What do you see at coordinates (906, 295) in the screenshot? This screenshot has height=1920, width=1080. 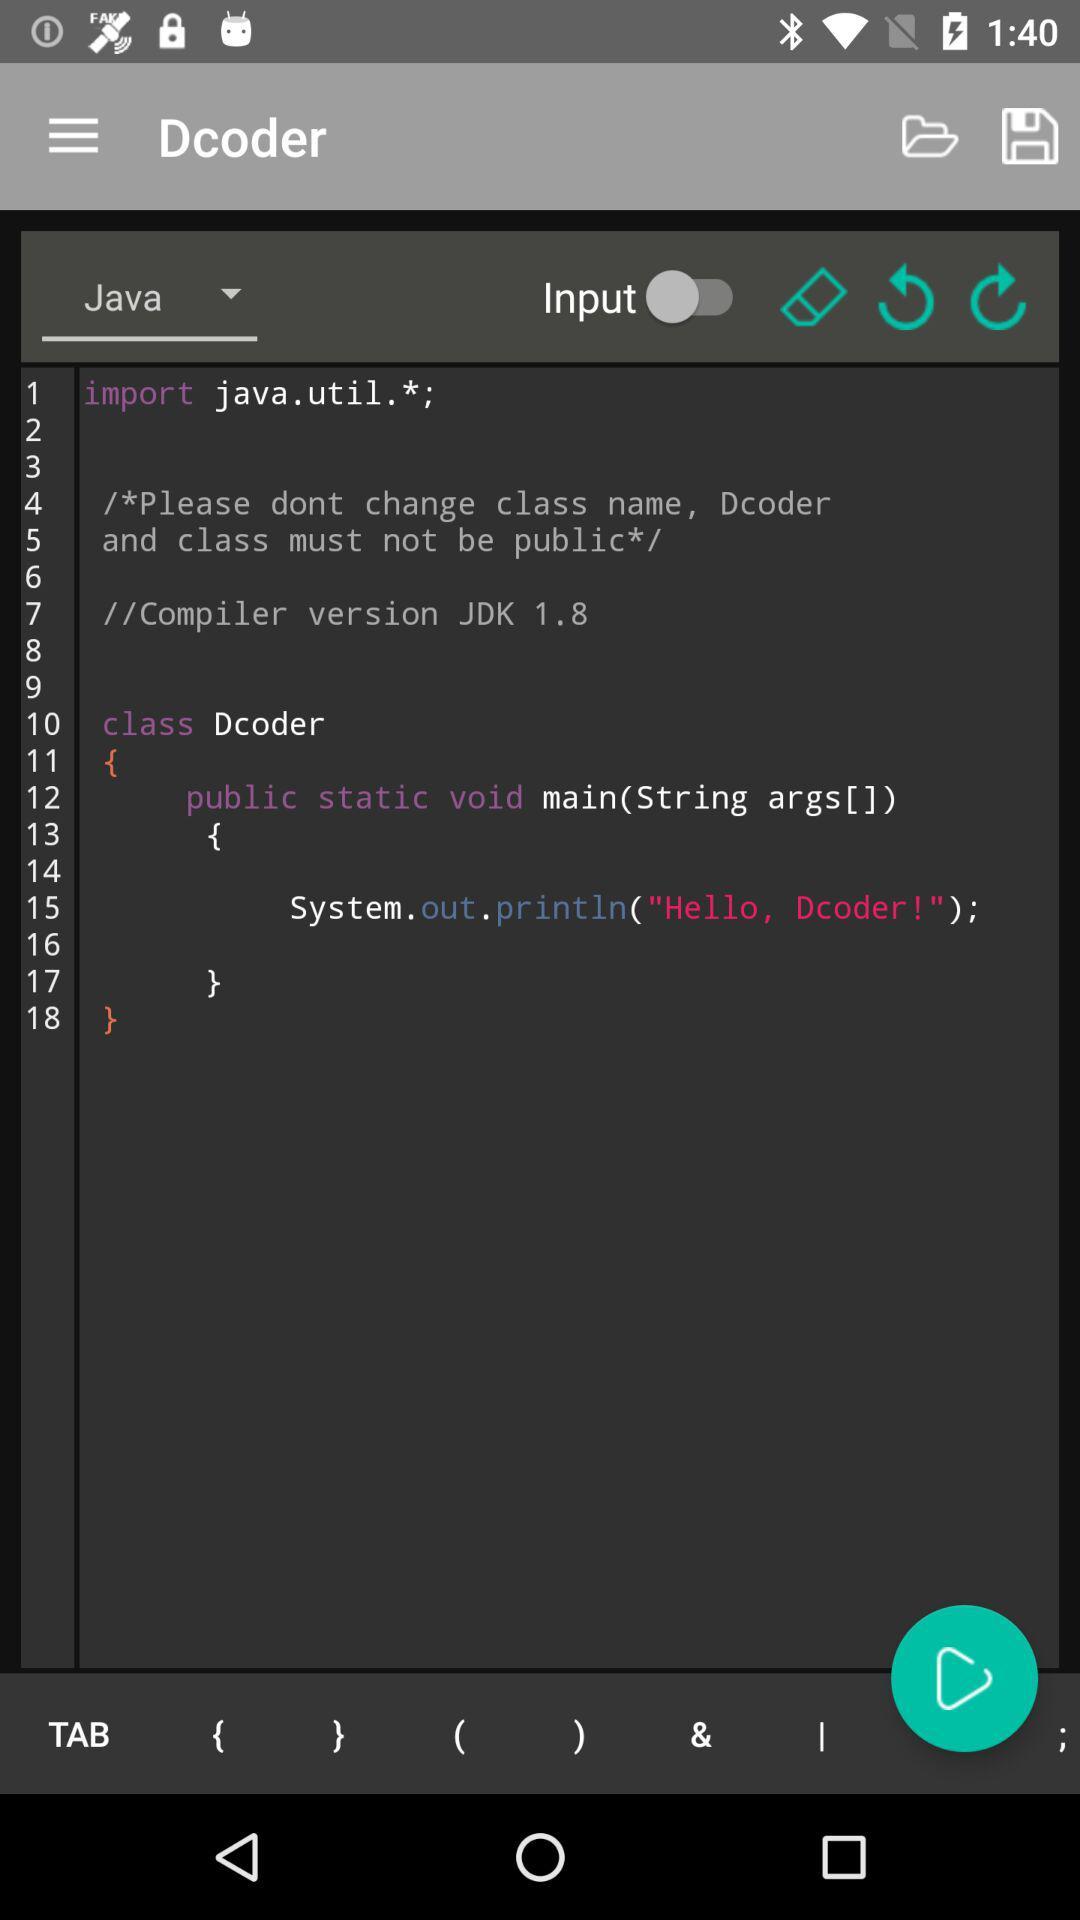 I see `undo` at bounding box center [906, 295].